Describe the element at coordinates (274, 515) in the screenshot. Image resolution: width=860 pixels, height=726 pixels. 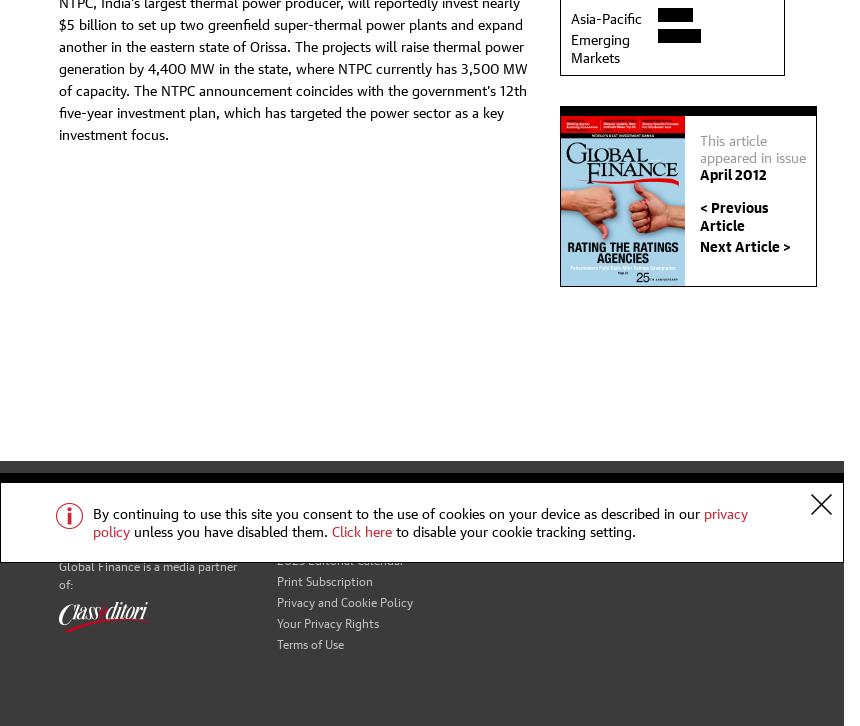
I see `'About'` at that location.